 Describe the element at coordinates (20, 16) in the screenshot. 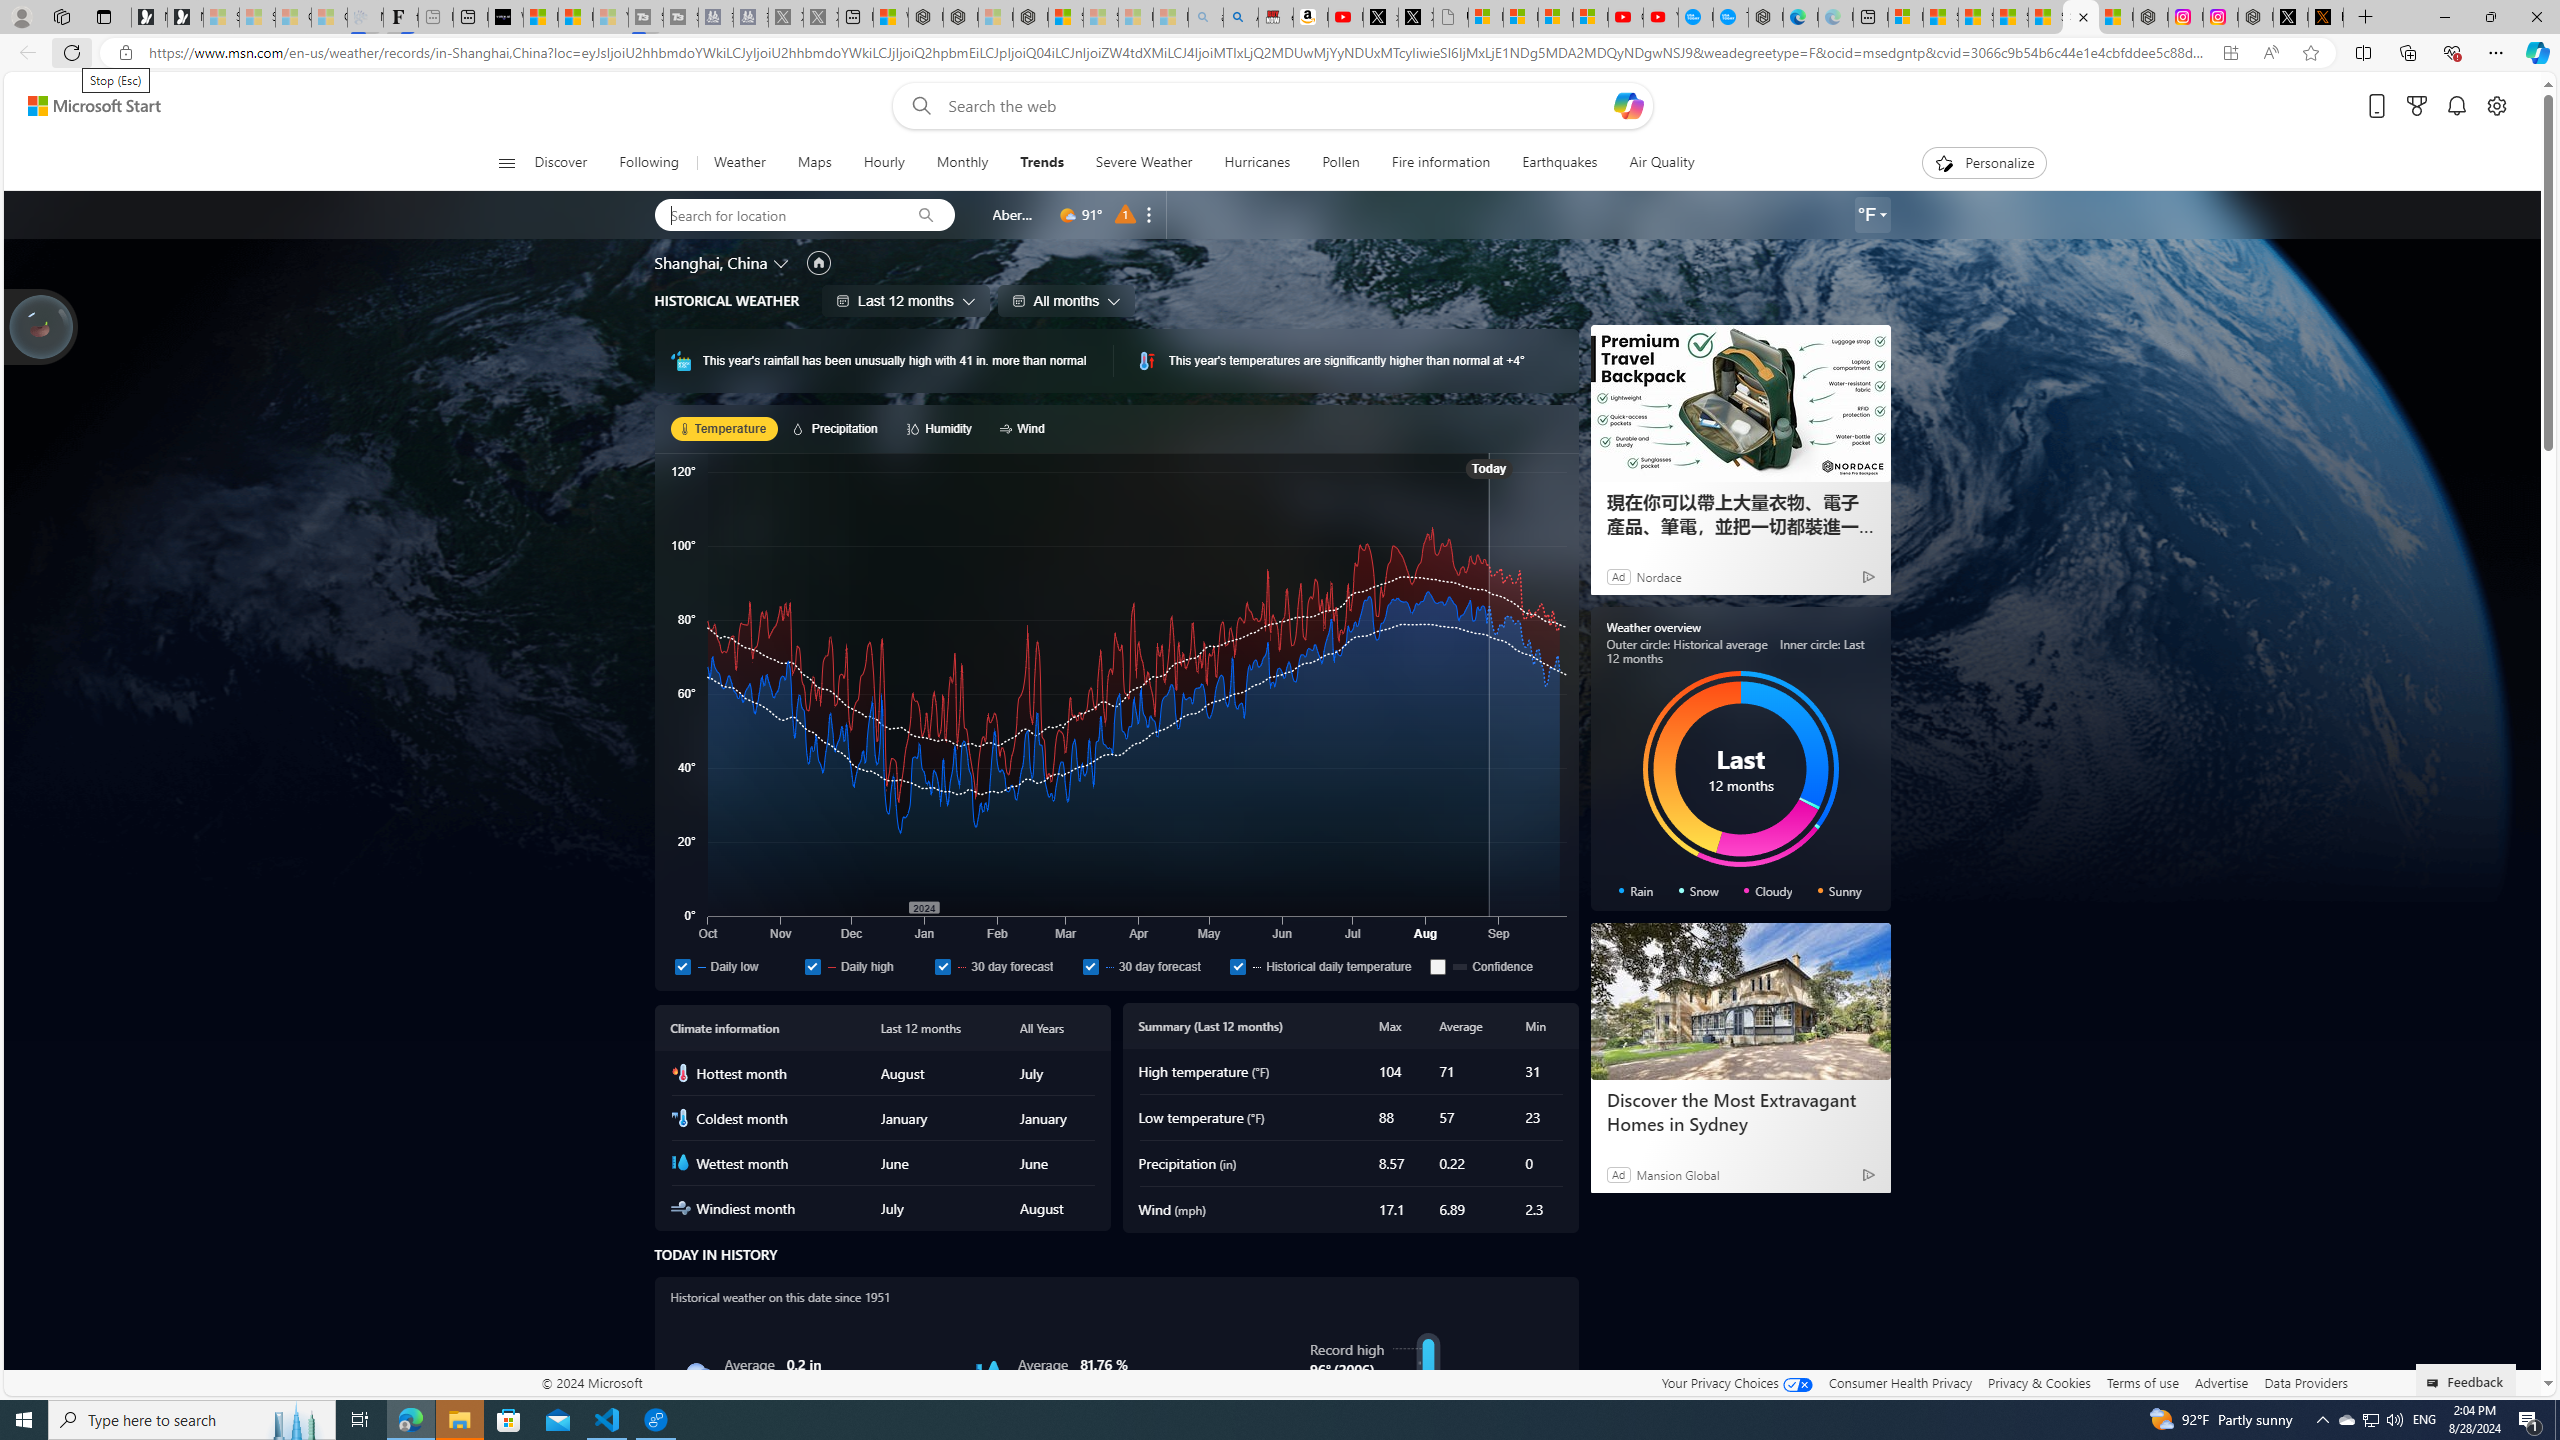

I see `'Personal Profile'` at that location.